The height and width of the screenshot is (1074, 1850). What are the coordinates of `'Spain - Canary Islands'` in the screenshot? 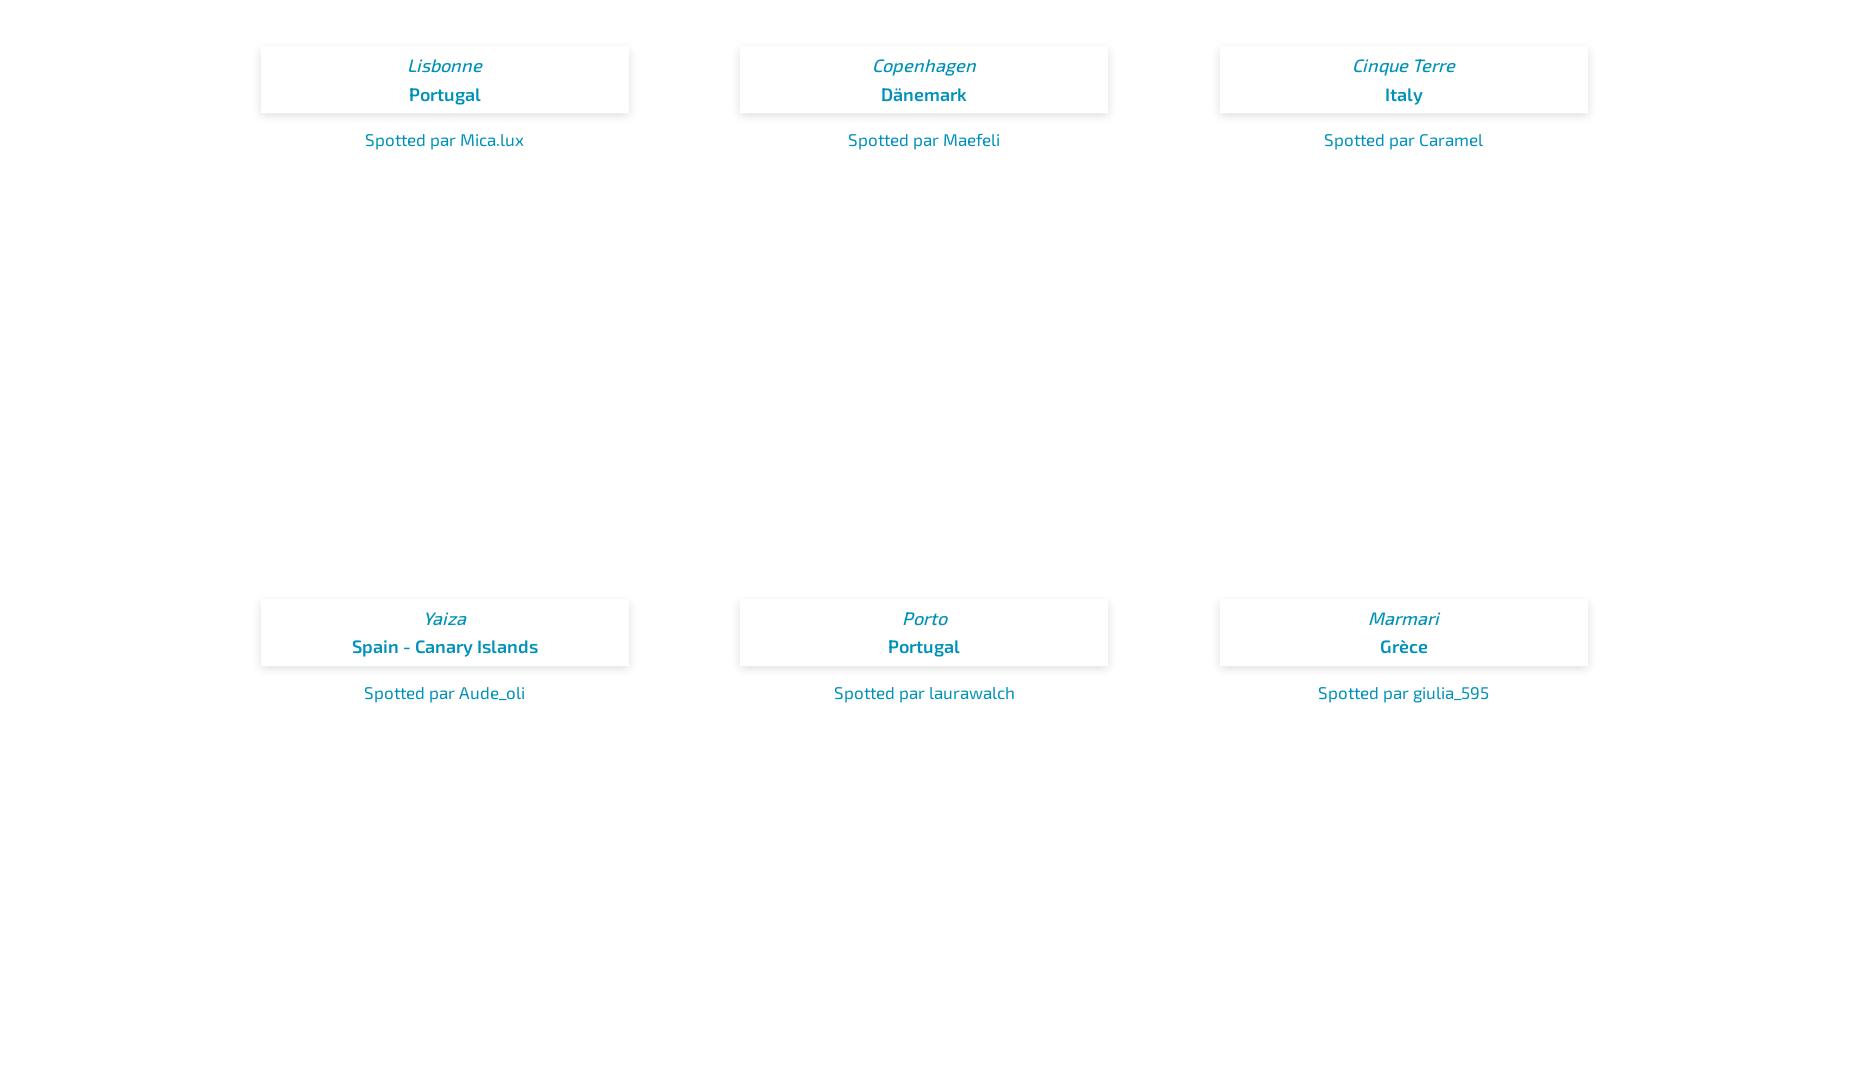 It's located at (443, 645).